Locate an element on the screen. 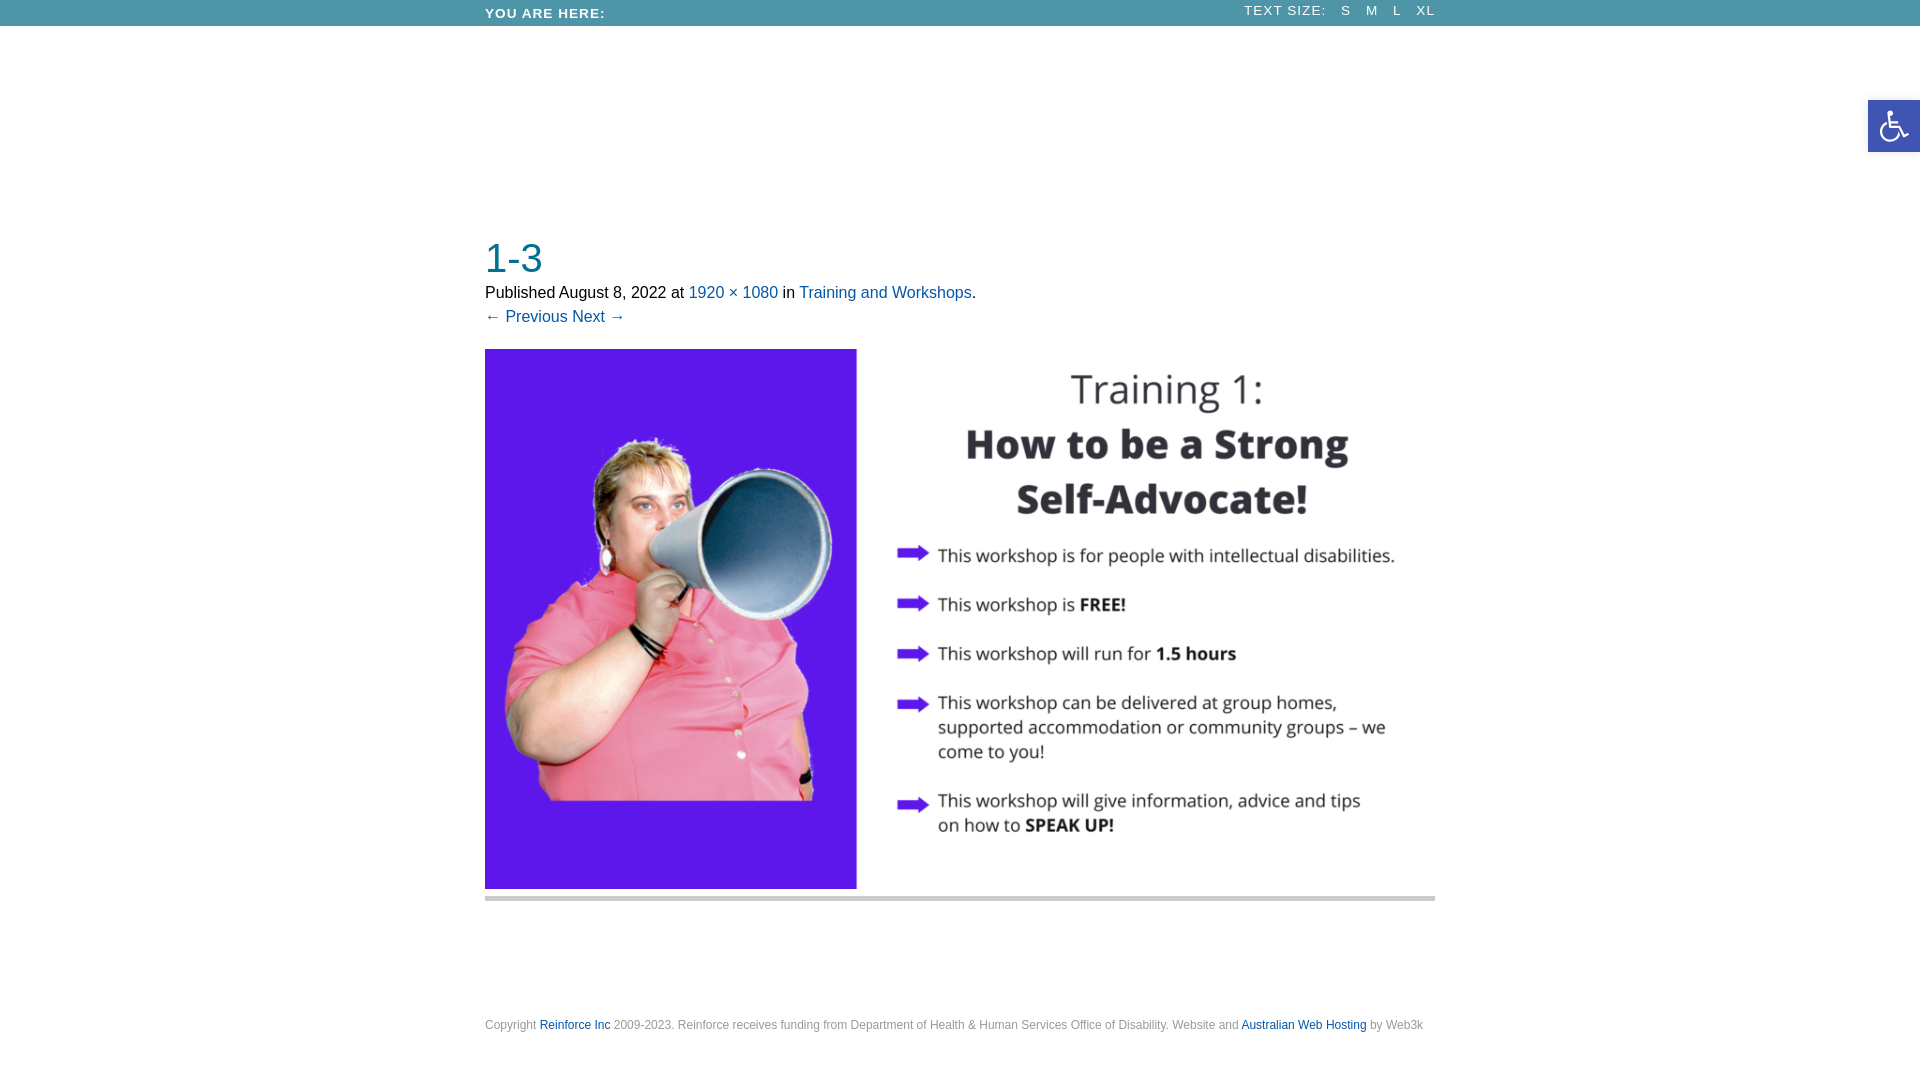  'Reinforce Inc' is located at coordinates (539, 1025).